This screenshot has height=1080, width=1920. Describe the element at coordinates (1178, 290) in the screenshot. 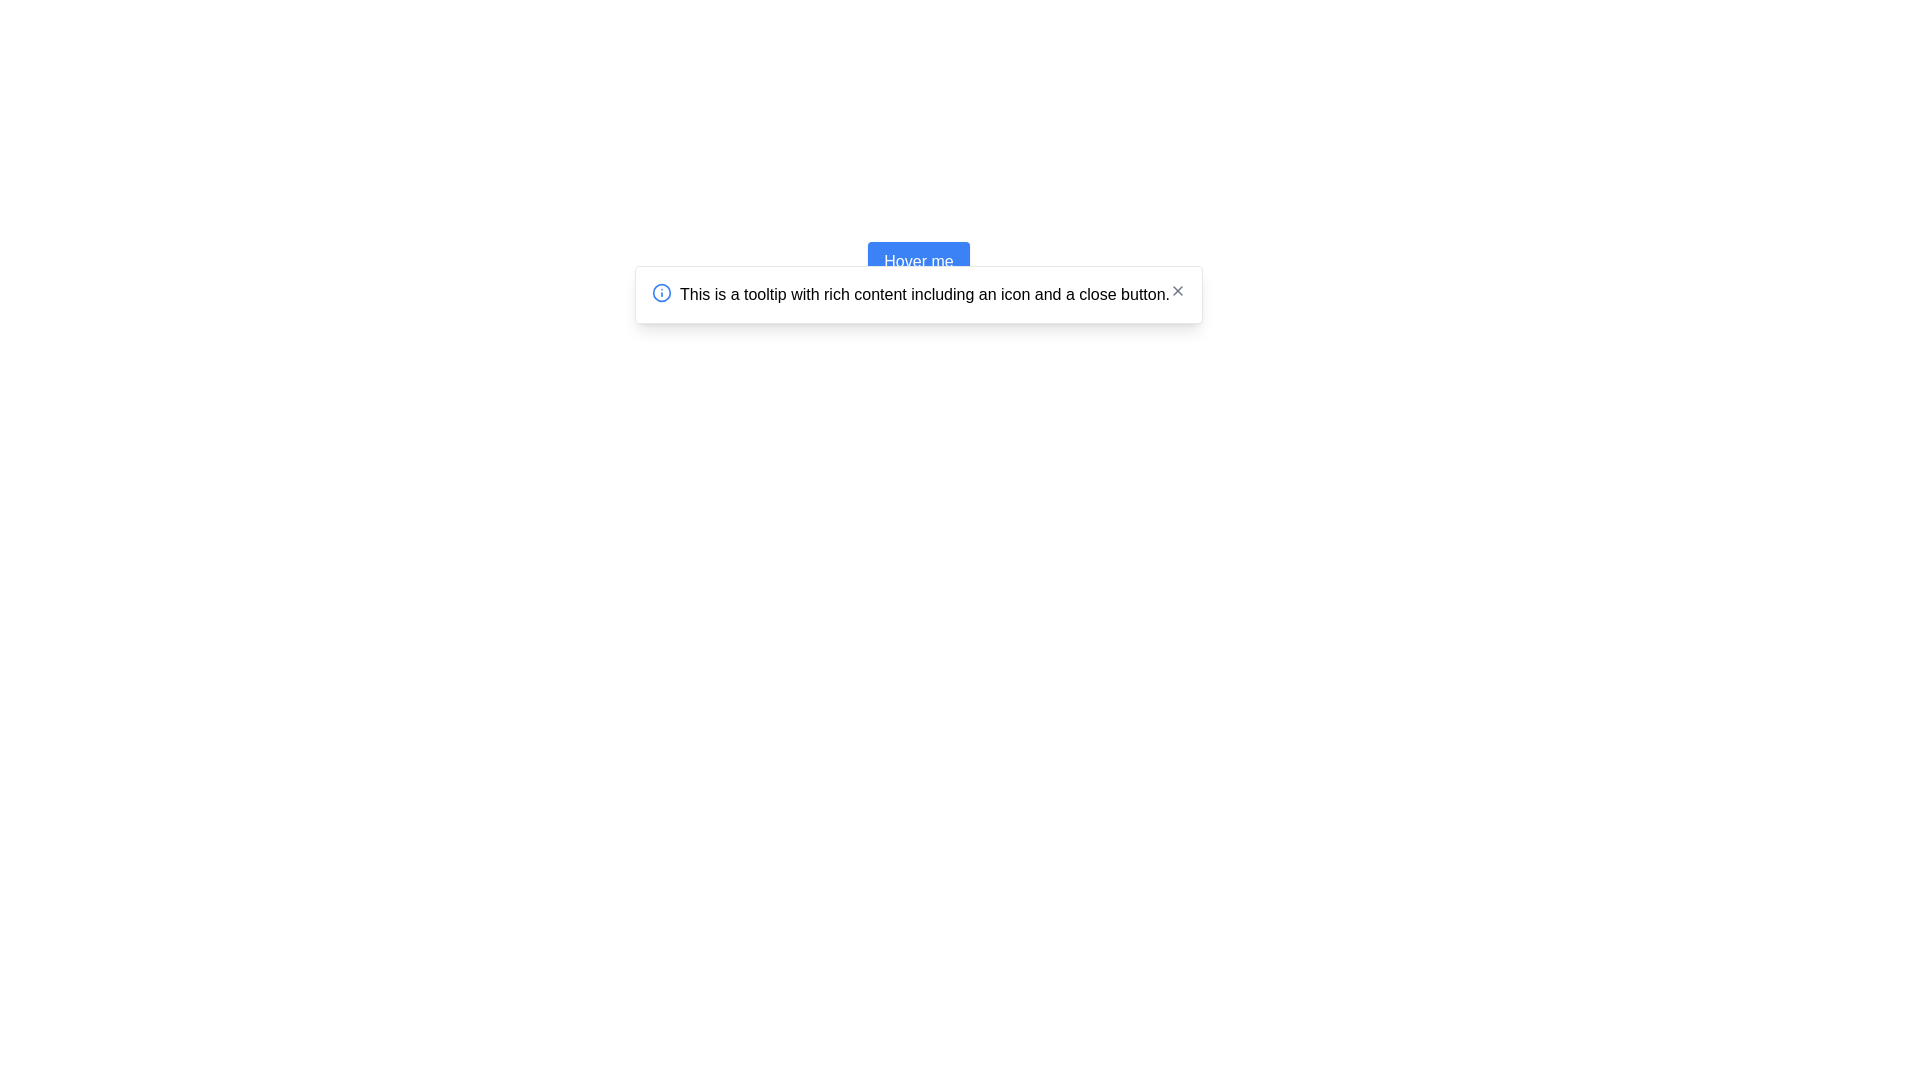

I see `the close button located at the top-right corner of the tooltip to activate hover effects, allowing users to dismiss the tooltip` at that location.